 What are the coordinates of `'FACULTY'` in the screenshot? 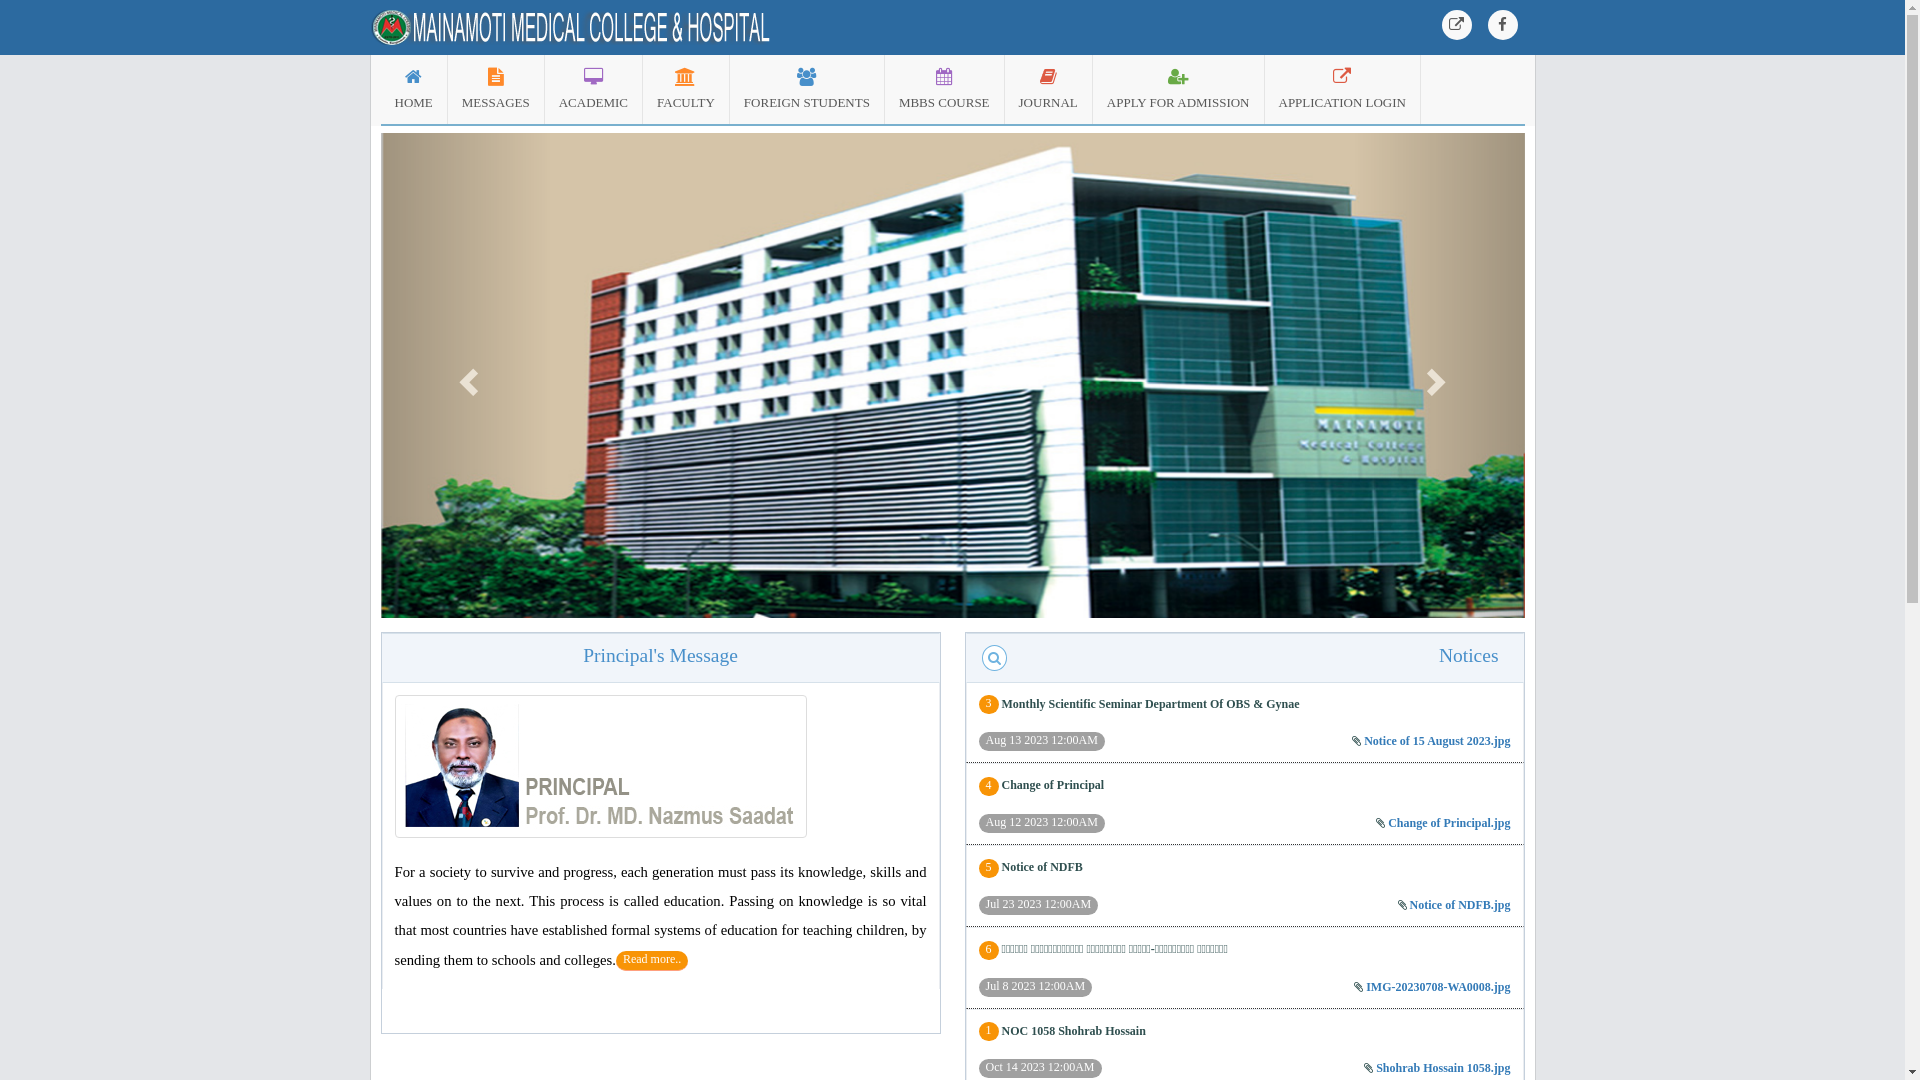 It's located at (643, 88).